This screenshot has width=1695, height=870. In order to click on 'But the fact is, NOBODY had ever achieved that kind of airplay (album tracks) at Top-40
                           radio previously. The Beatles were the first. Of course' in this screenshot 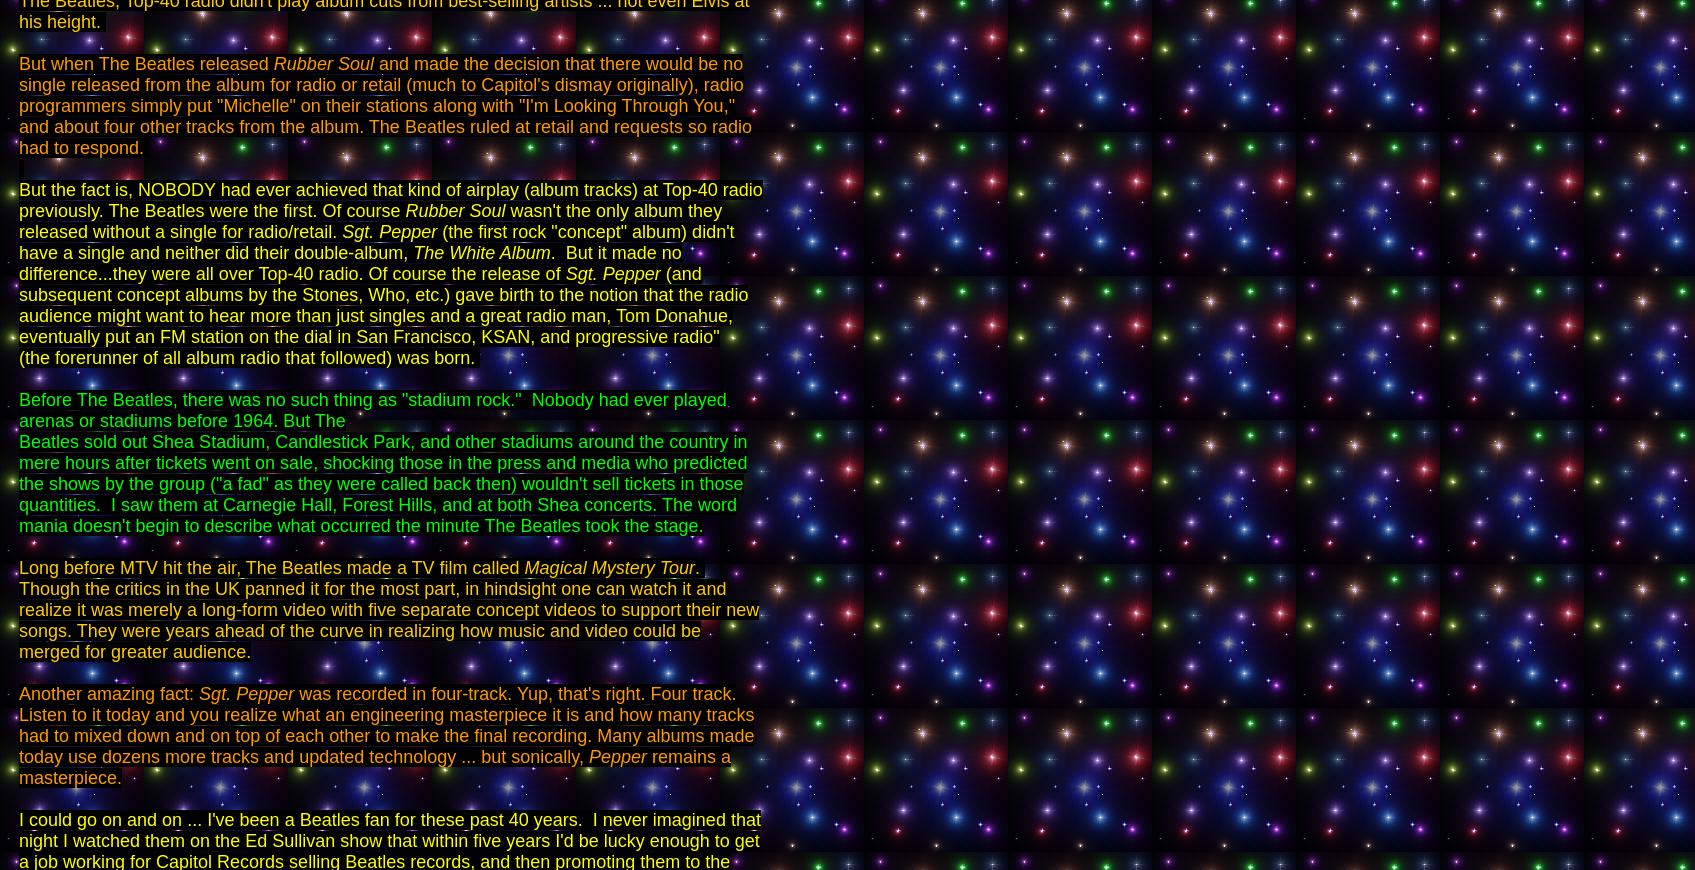, I will do `click(389, 199)`.